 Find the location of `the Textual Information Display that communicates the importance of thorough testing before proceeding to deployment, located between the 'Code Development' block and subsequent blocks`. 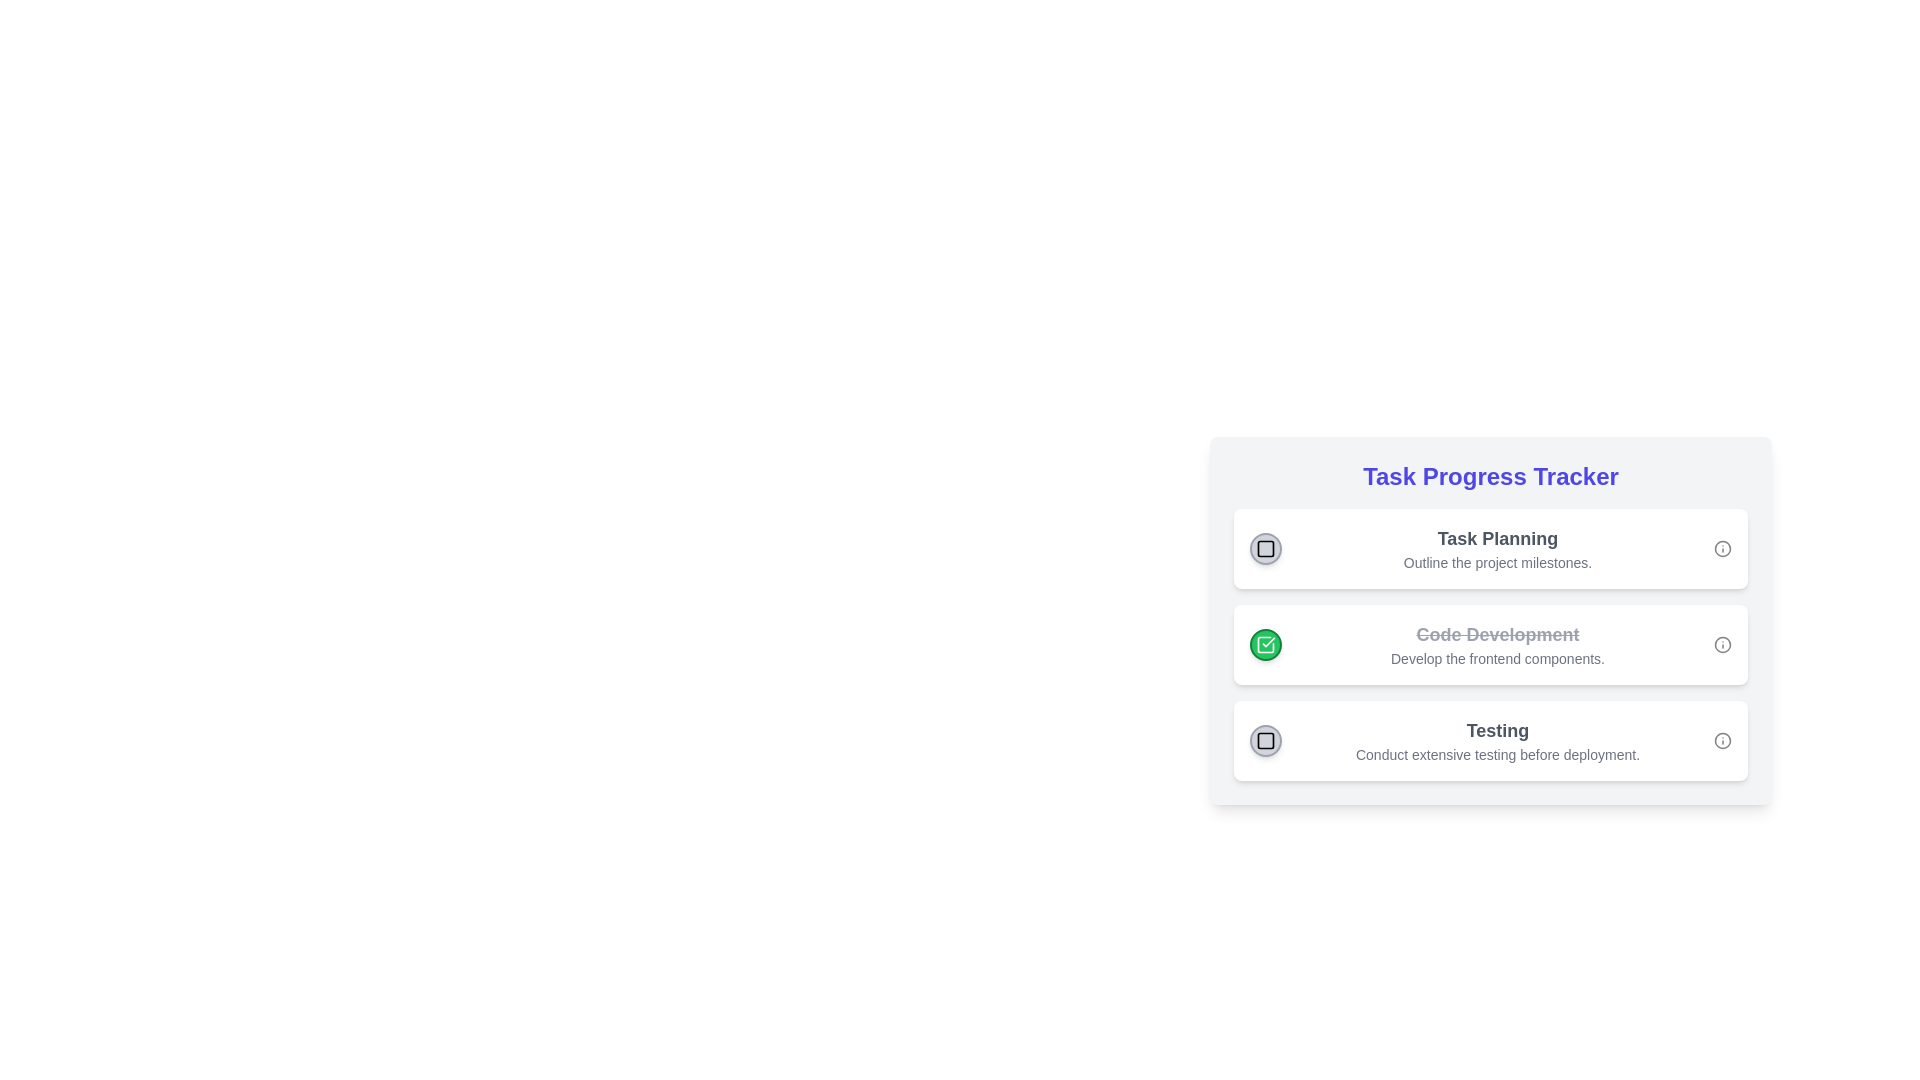

the Textual Information Display that communicates the importance of thorough testing before proceeding to deployment, located between the 'Code Development' block and subsequent blocks is located at coordinates (1497, 740).